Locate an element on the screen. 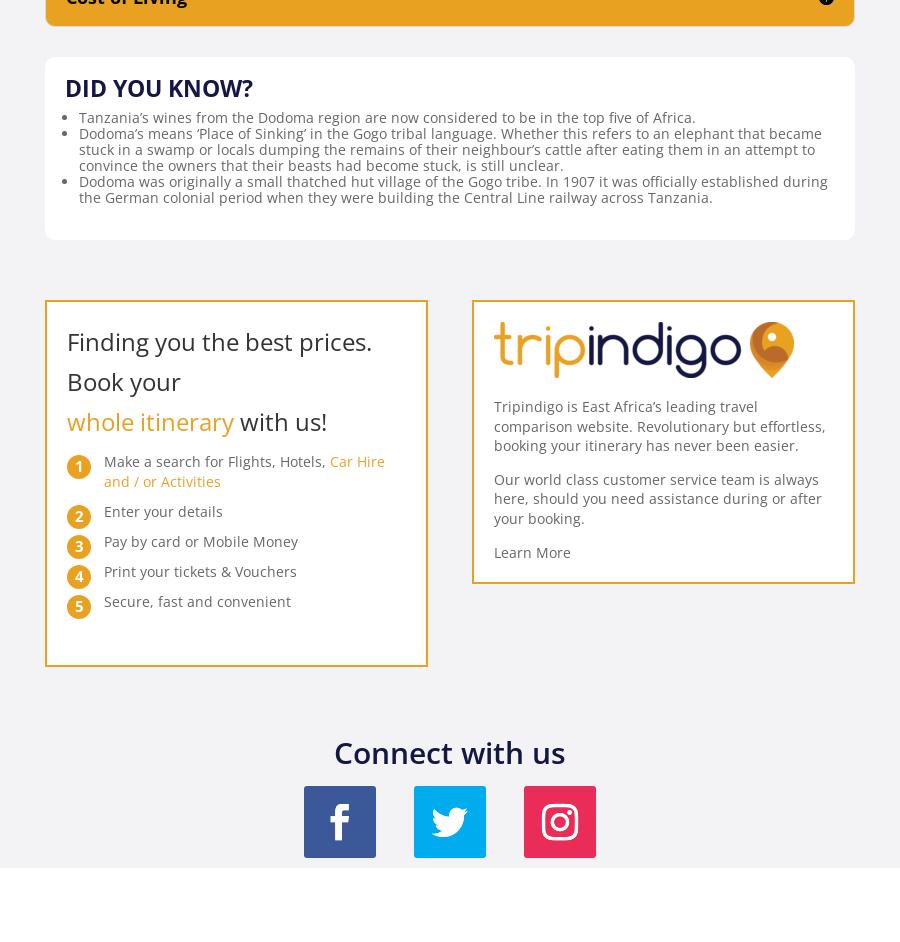 This screenshot has width=900, height=942. 'Learn More' is located at coordinates (531, 550).